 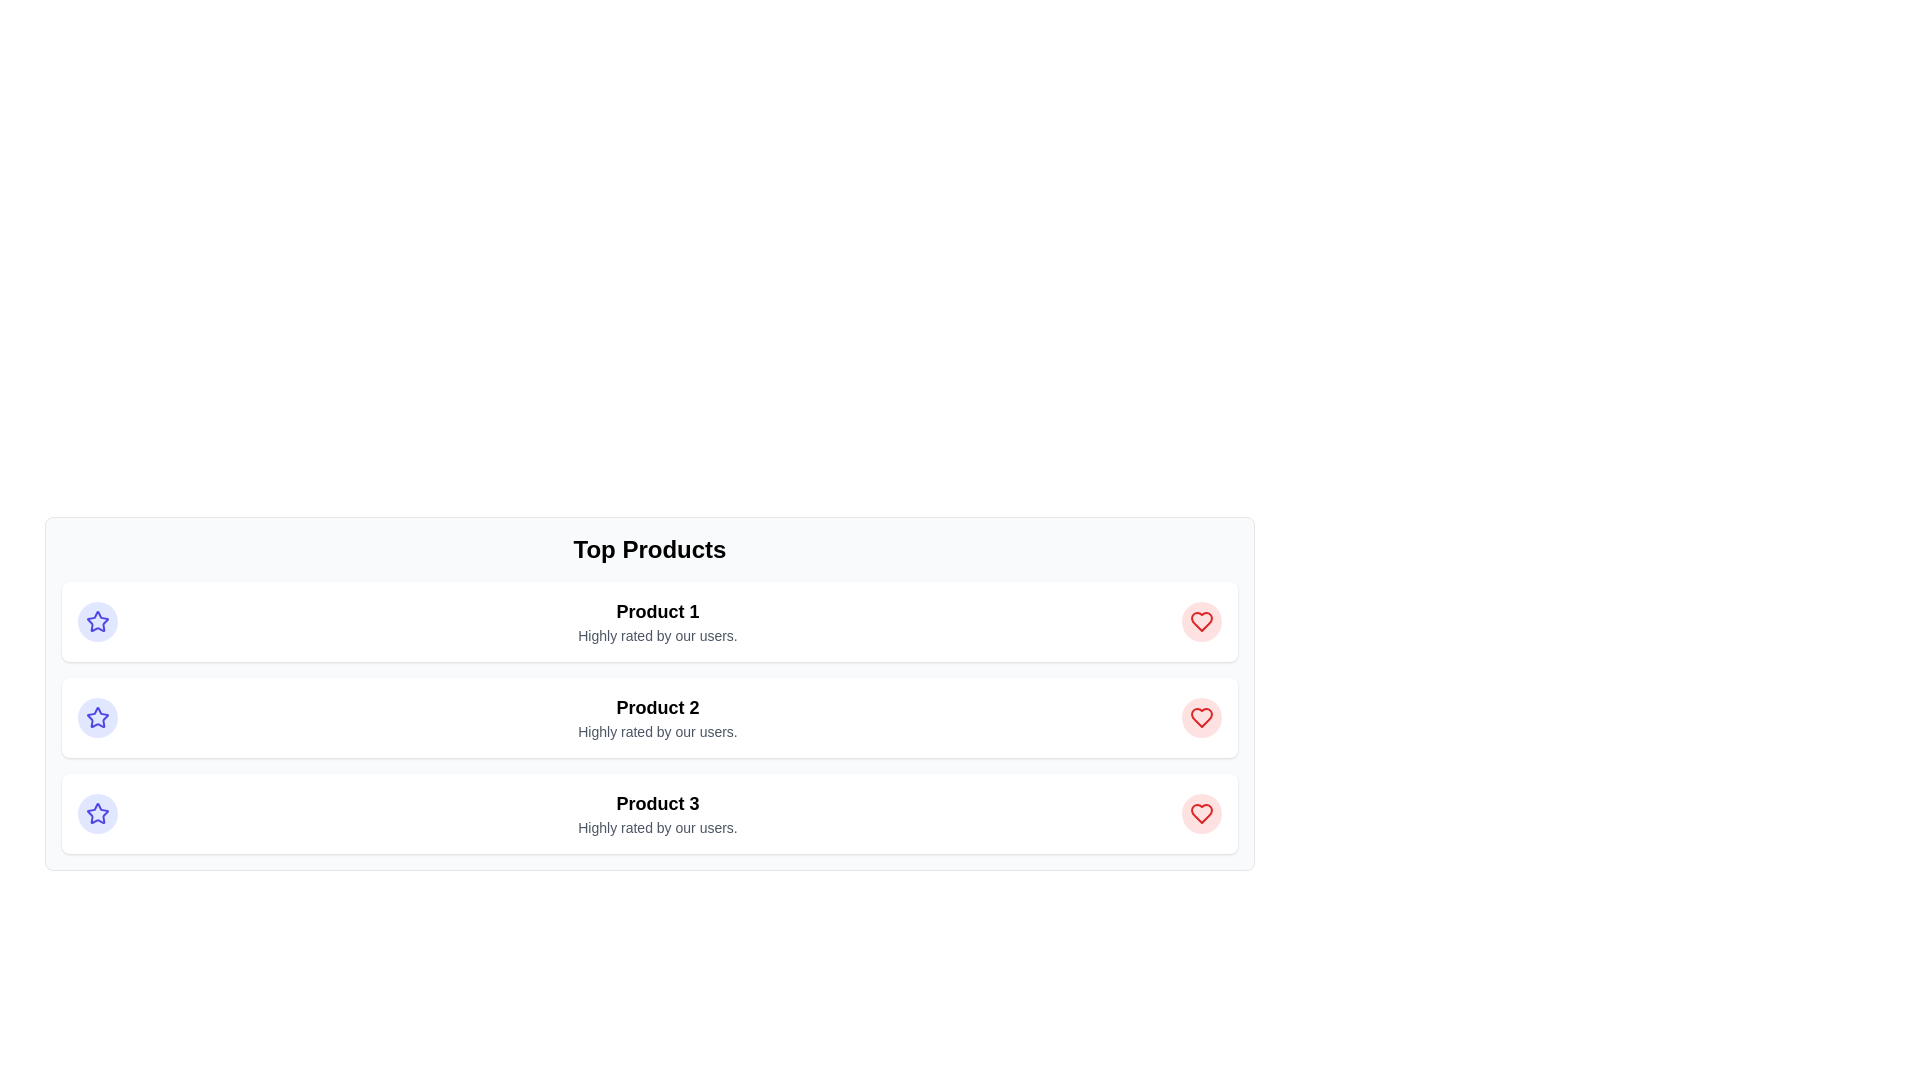 I want to click on the 'like' button for 'Product 2', located in the top-right corner of the second list item under the 'Top Products' section, so click(x=1200, y=716).